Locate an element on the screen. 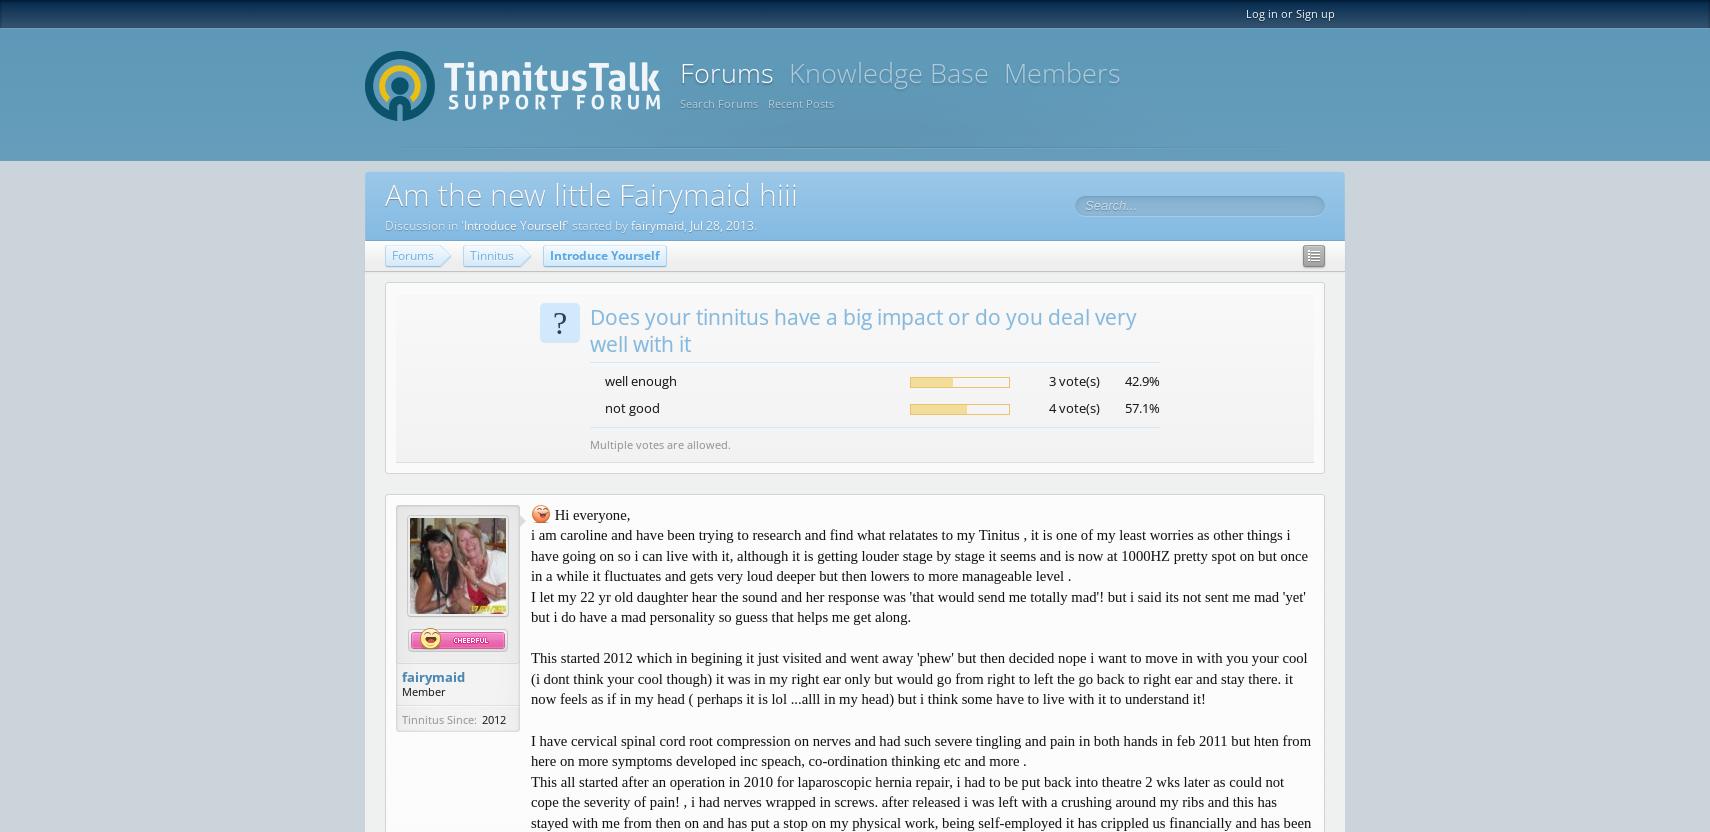 Image resolution: width=1710 pixels, height=832 pixels. 'Hi everyone,' is located at coordinates (590, 513).